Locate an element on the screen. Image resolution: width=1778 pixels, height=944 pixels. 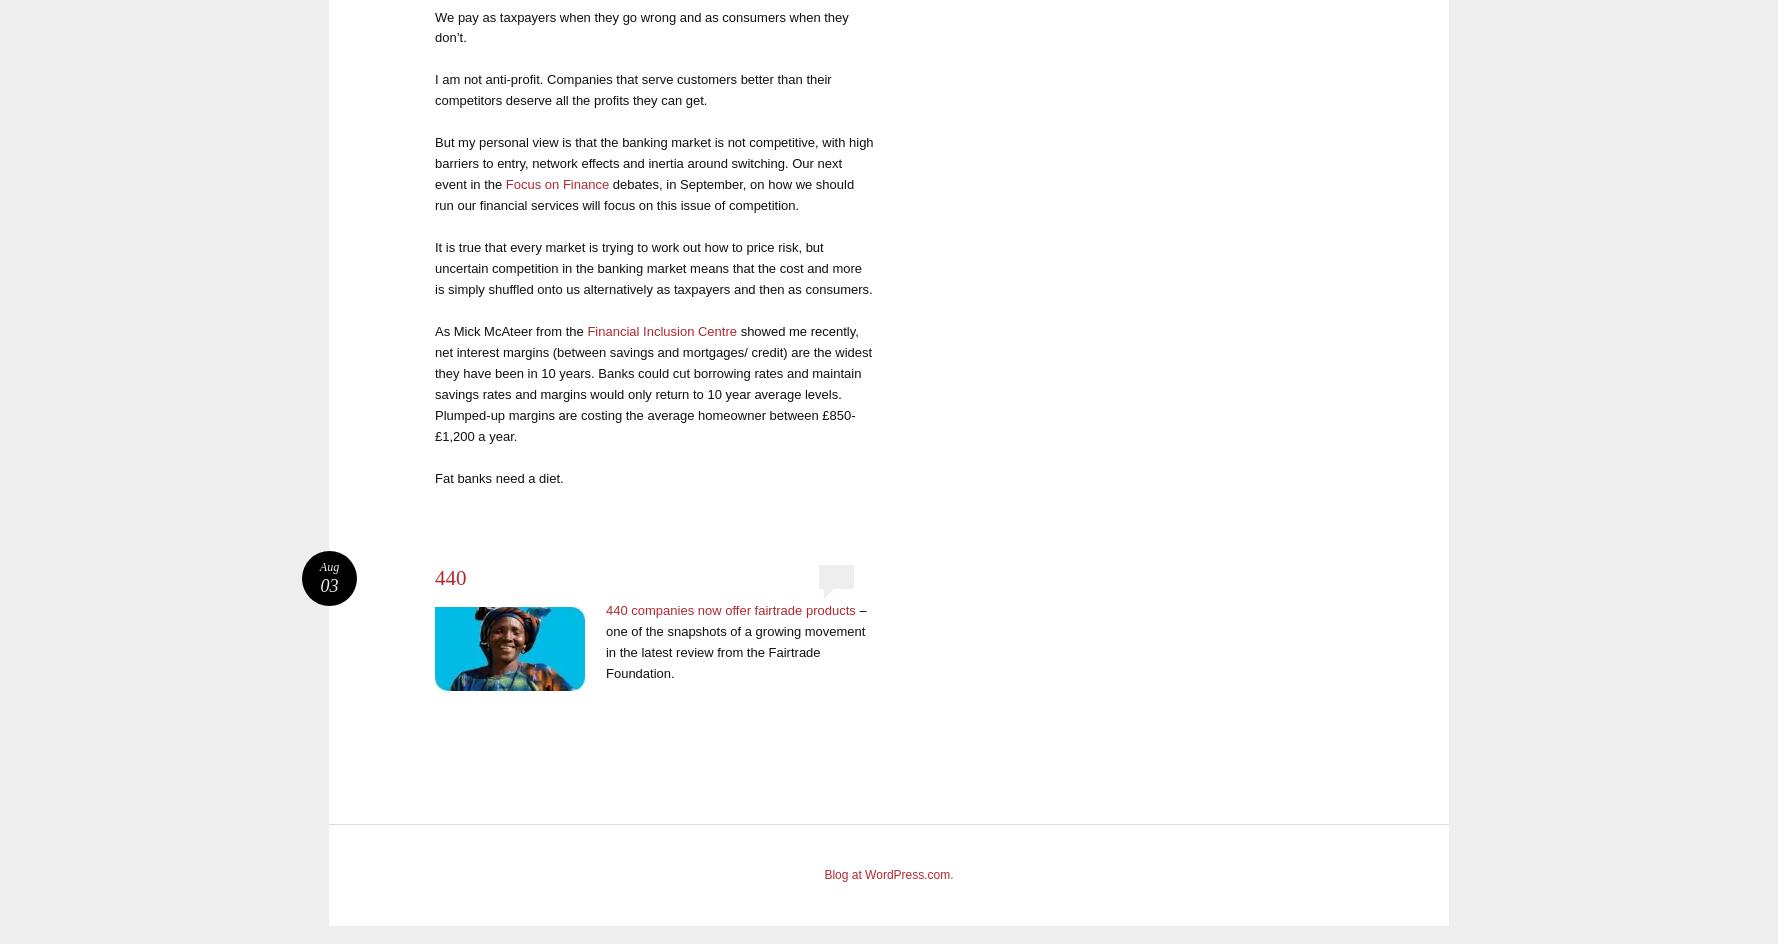
'Financial Inclusion Centre' is located at coordinates (663, 330).